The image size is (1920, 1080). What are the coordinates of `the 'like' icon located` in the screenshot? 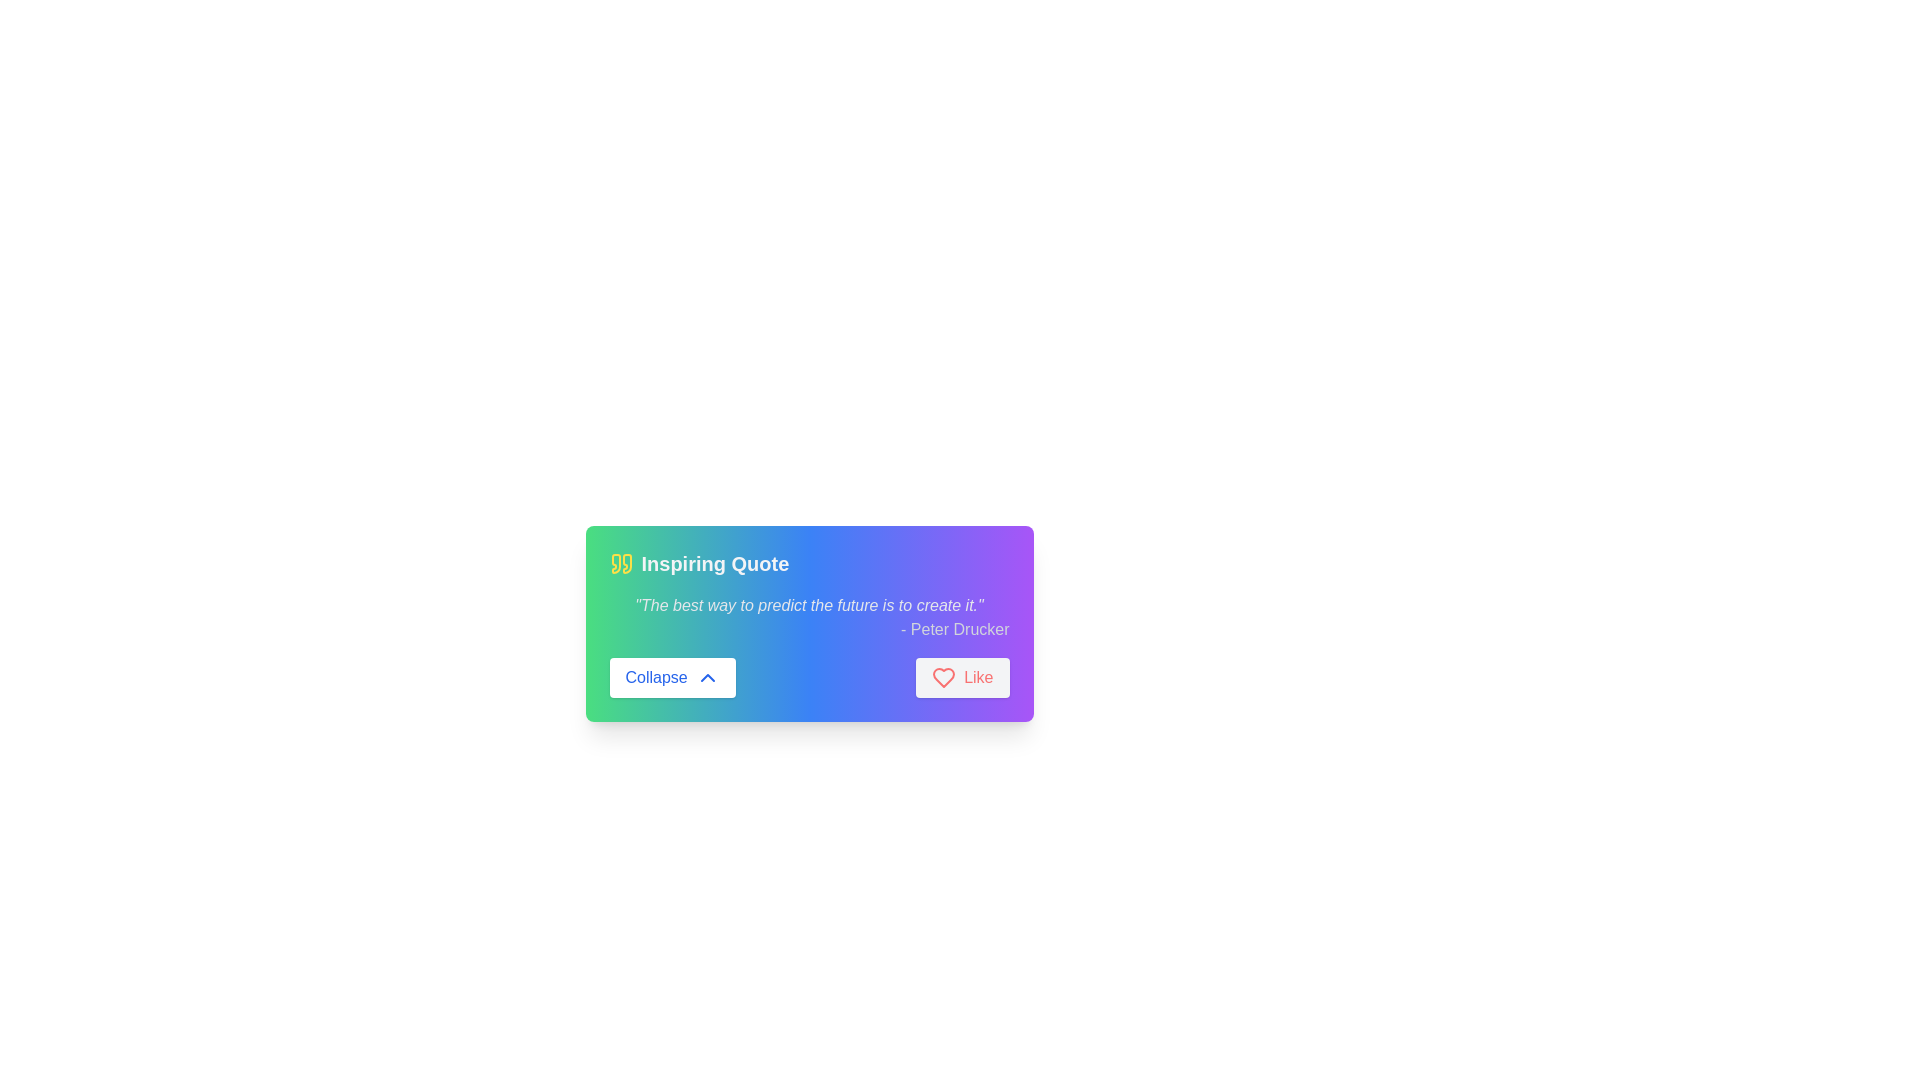 It's located at (943, 677).